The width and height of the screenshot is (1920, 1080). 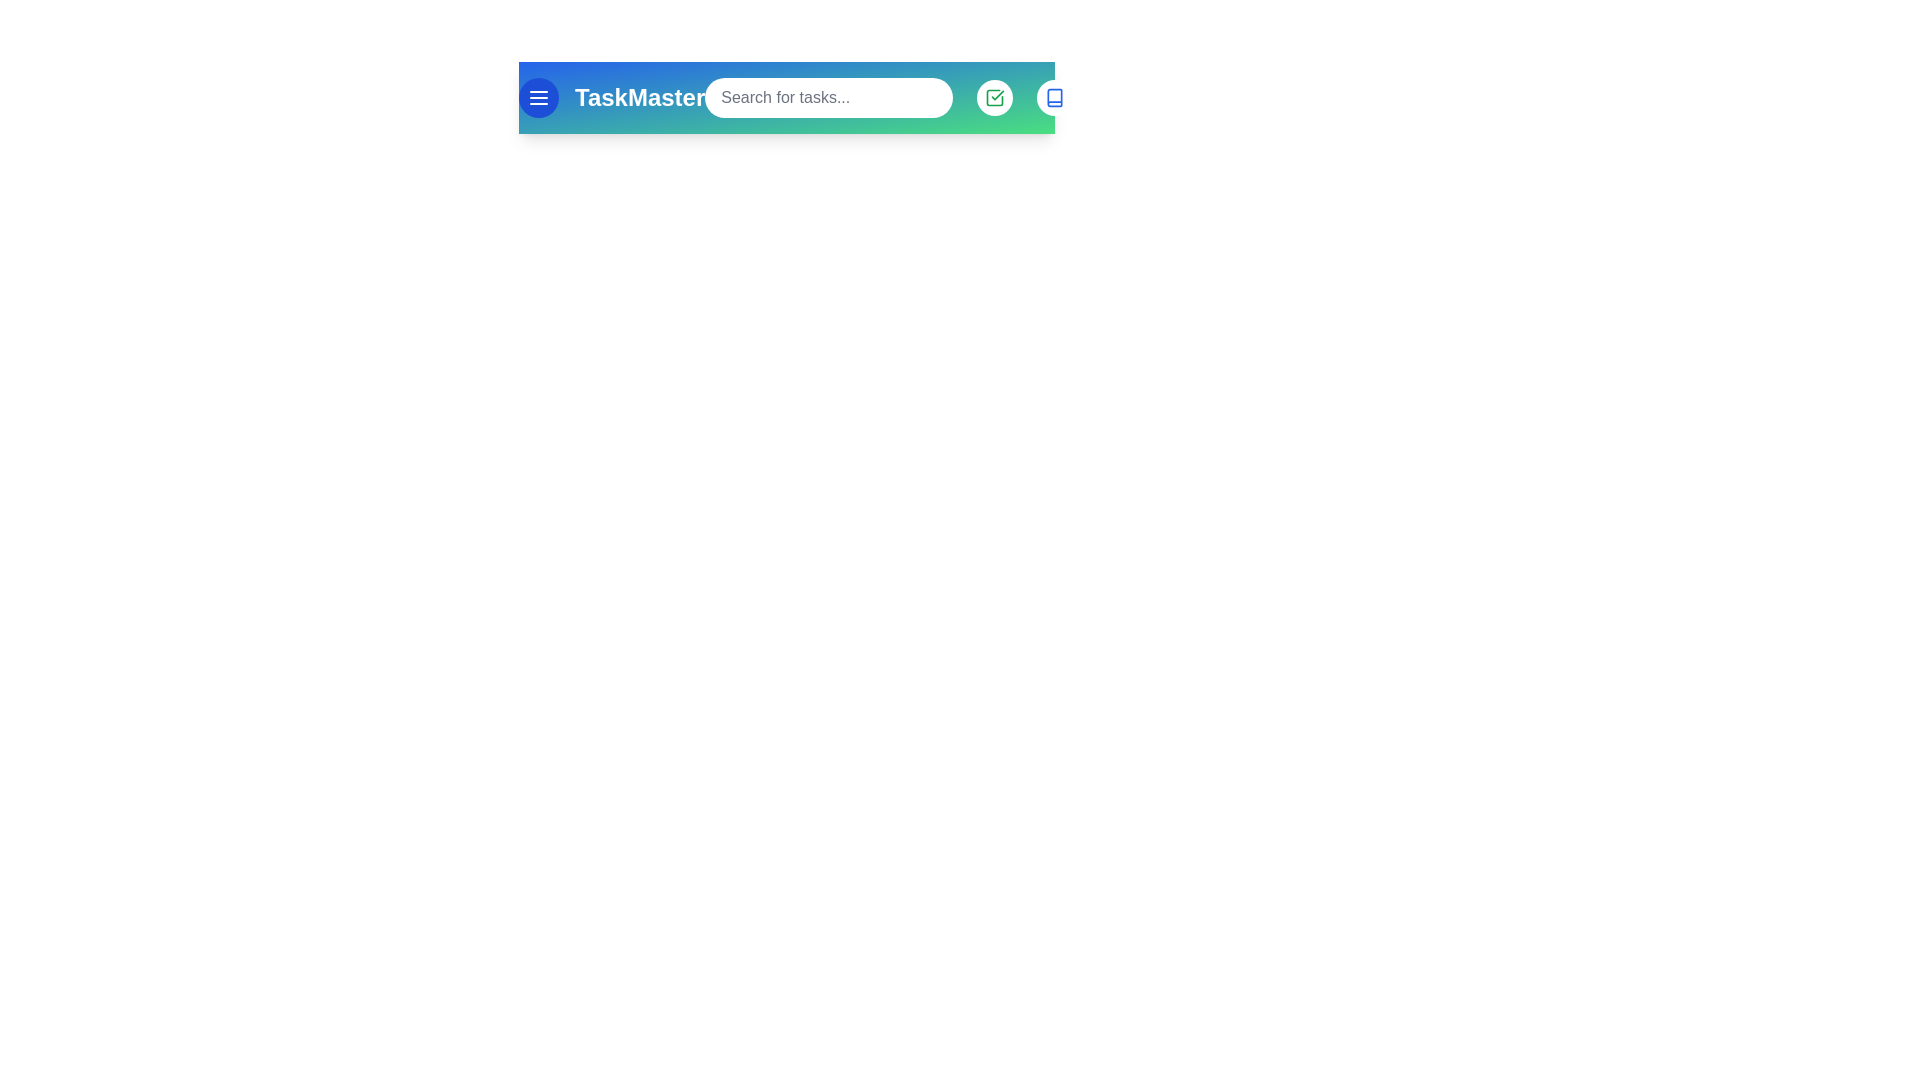 What do you see at coordinates (1054, 97) in the screenshot?
I see `the book icon to access the task documentation` at bounding box center [1054, 97].